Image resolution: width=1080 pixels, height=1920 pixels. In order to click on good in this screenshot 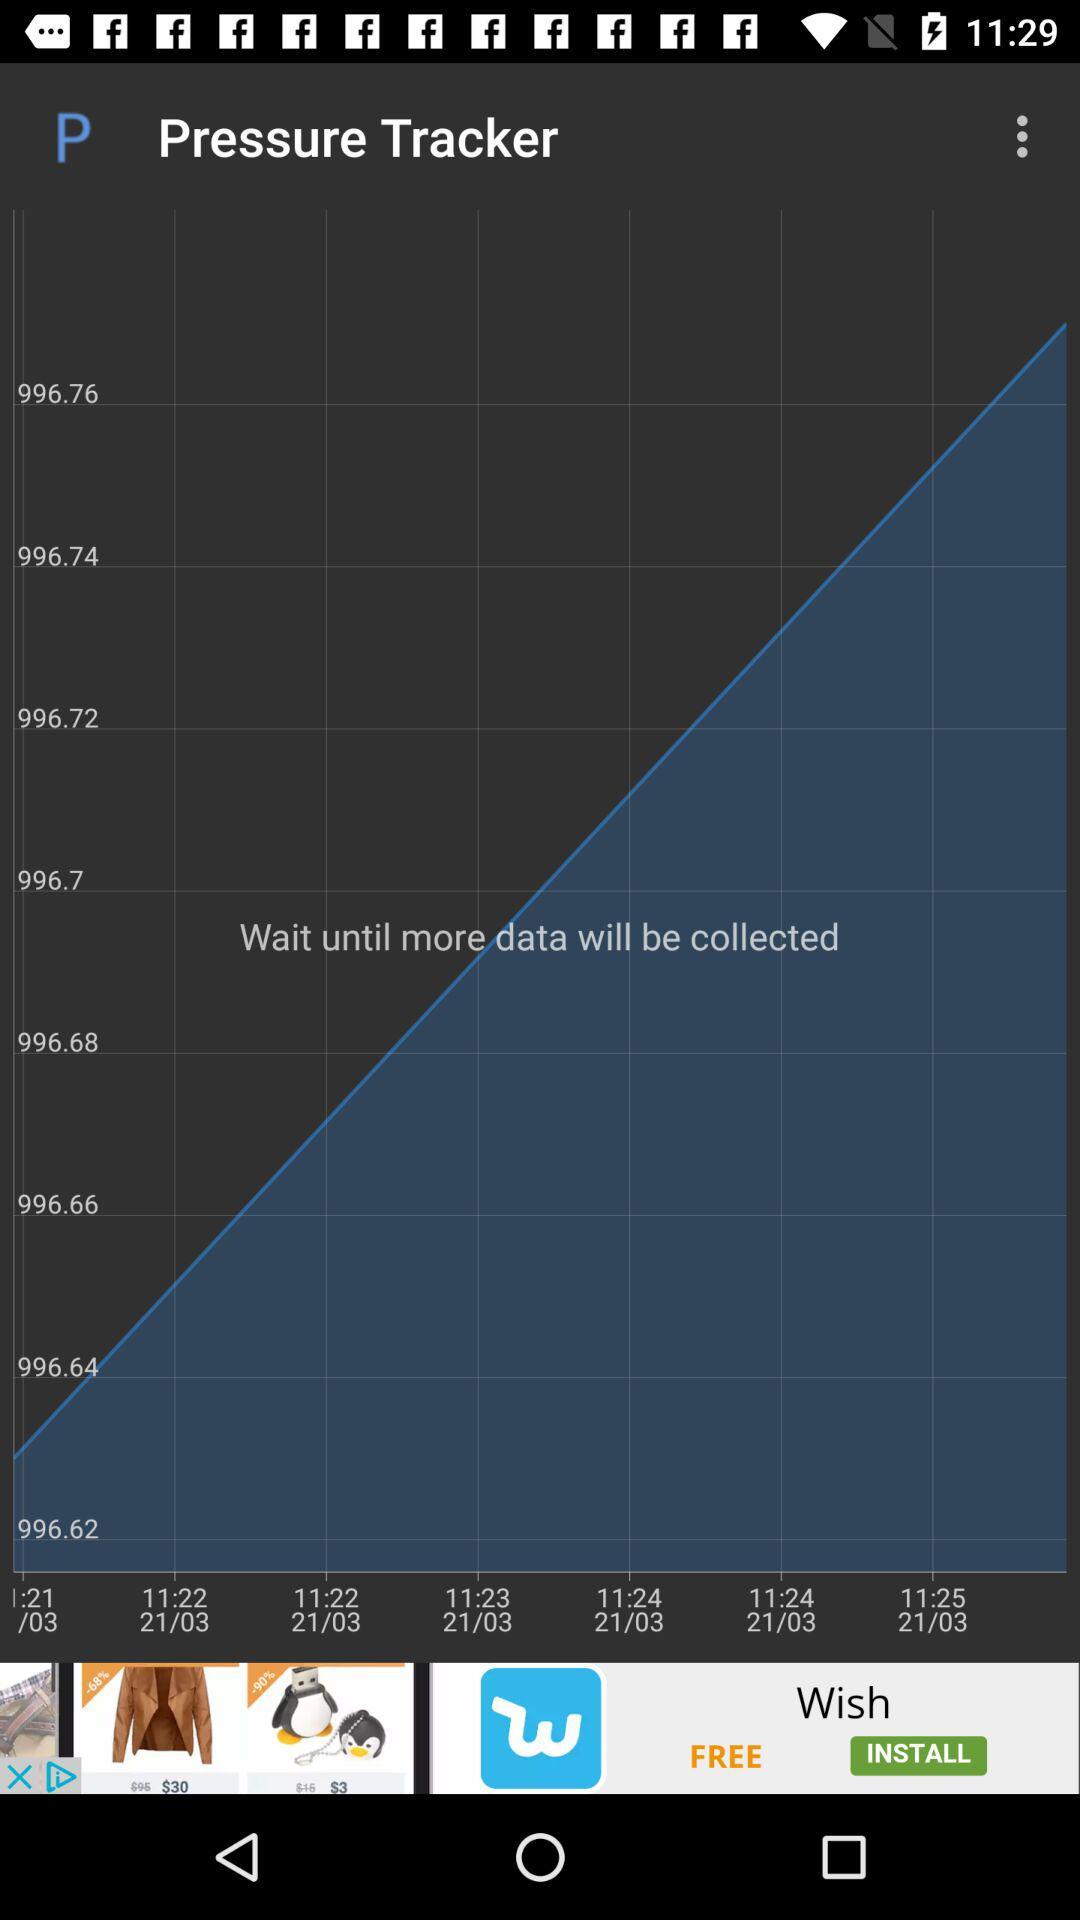, I will do `click(540, 1727)`.